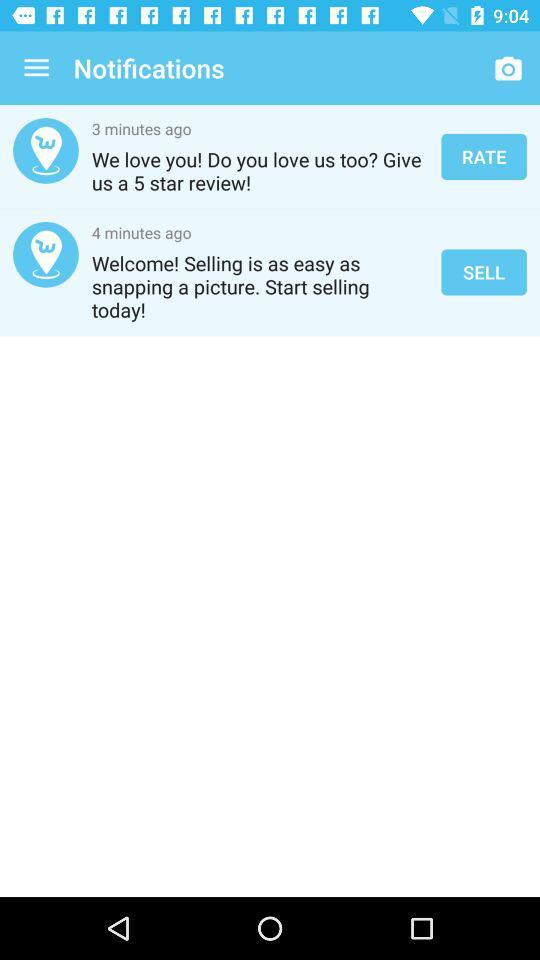  I want to click on the item next to rate item, so click(260, 170).